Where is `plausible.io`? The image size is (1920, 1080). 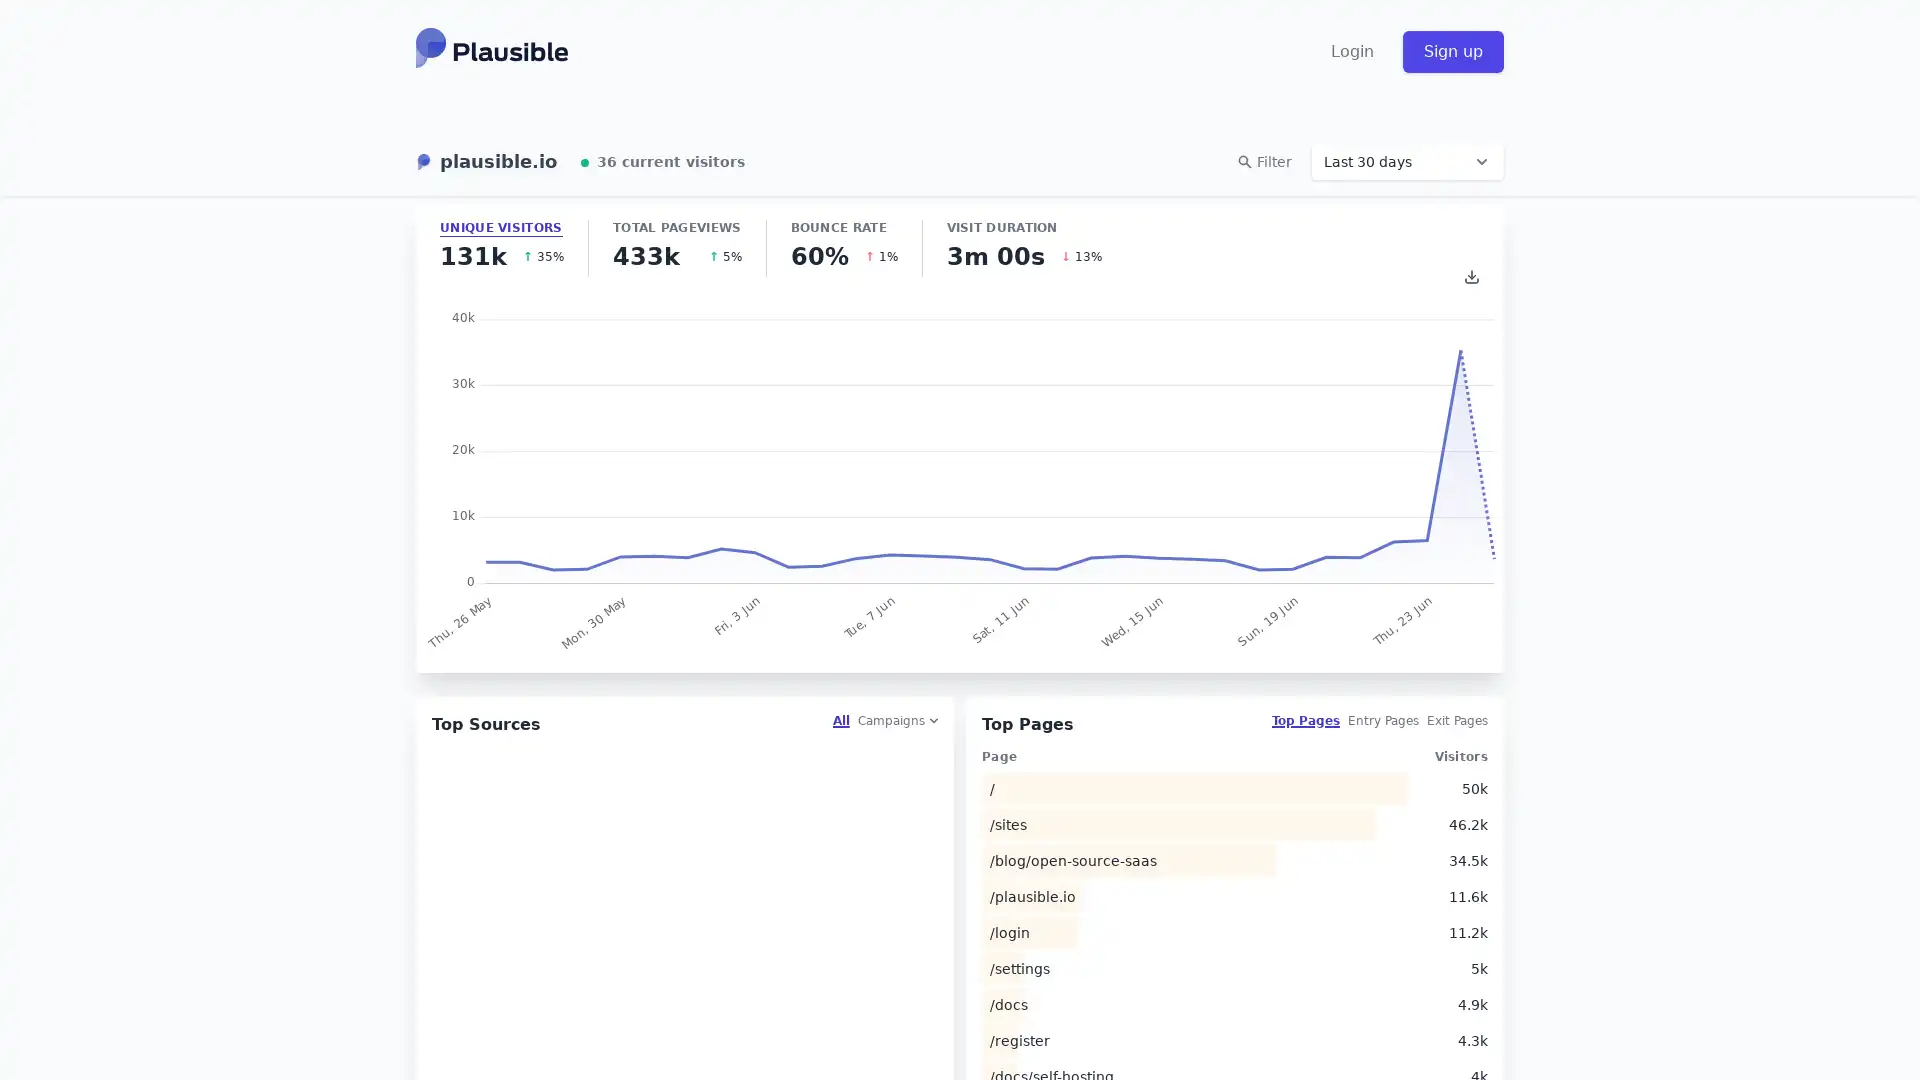 plausible.io is located at coordinates (486, 161).